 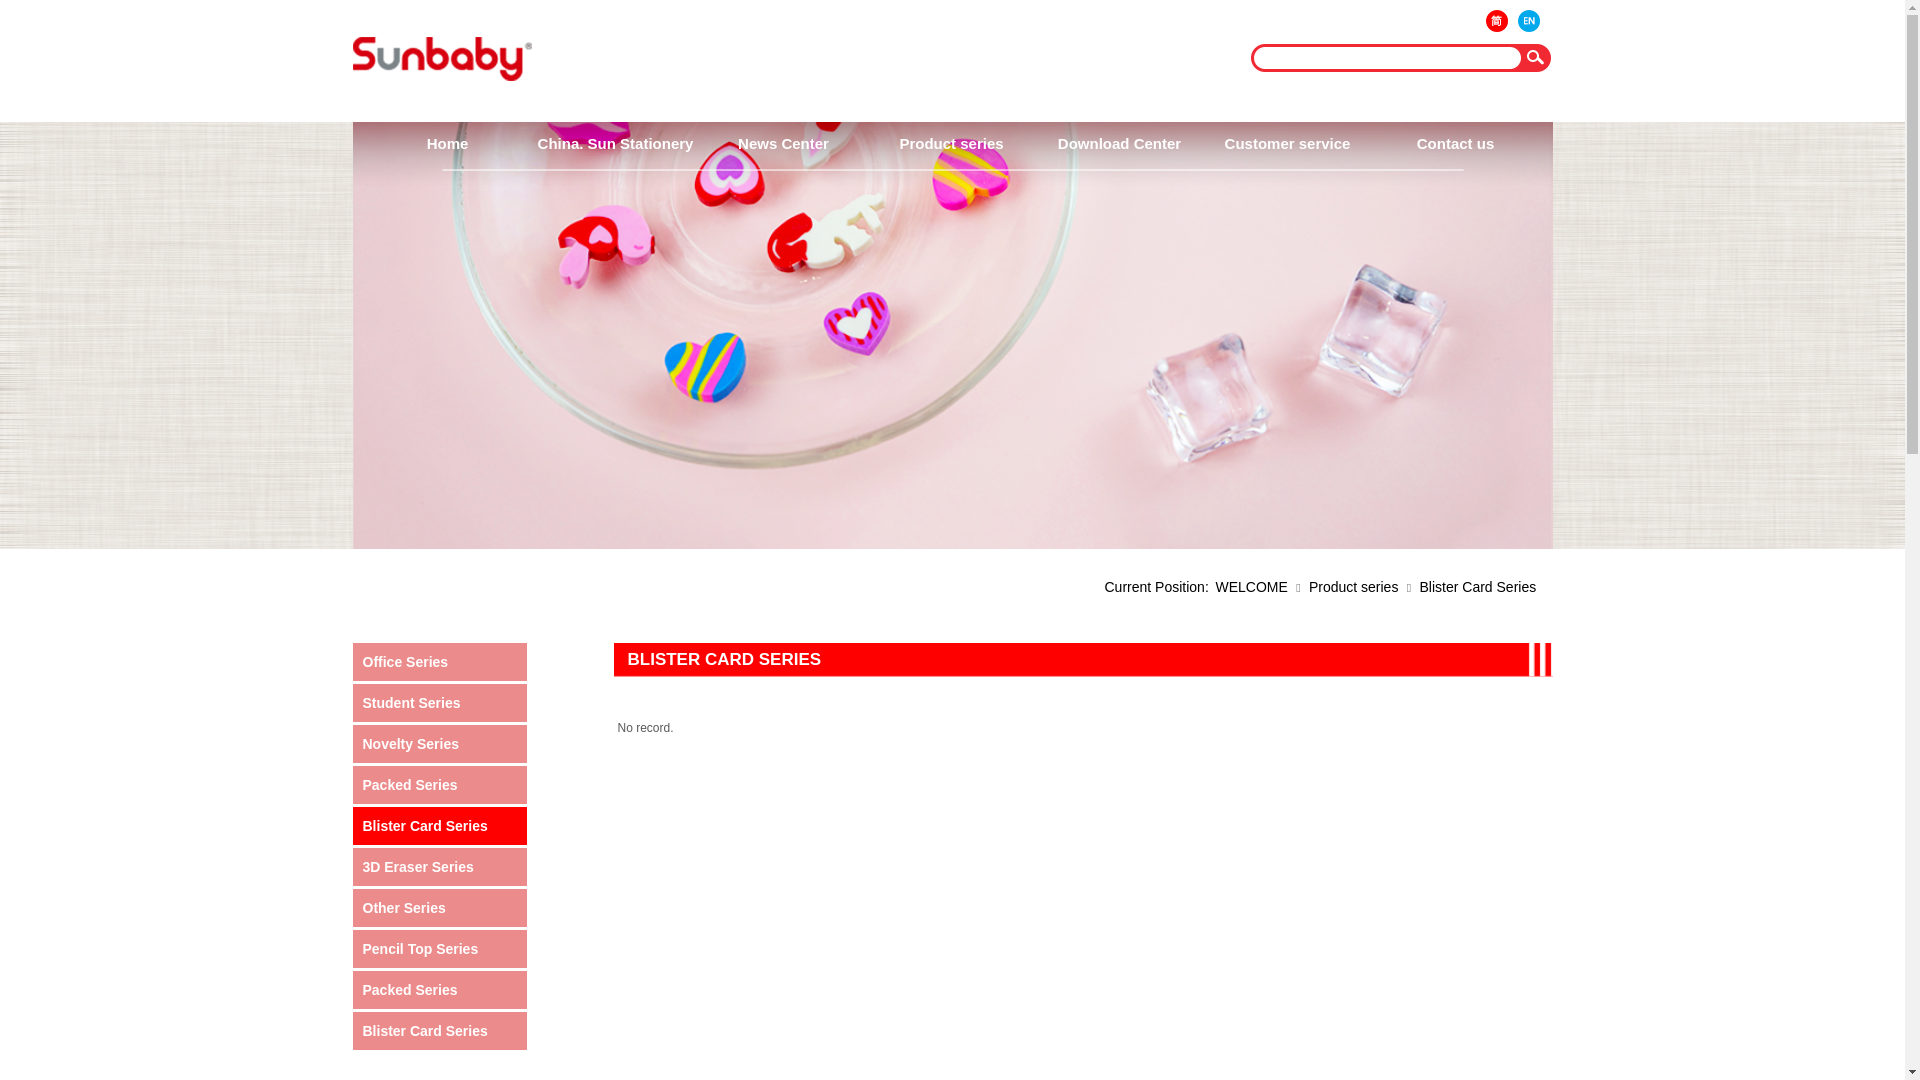 What do you see at coordinates (440, 784) in the screenshot?
I see `'Packed Series'` at bounding box center [440, 784].